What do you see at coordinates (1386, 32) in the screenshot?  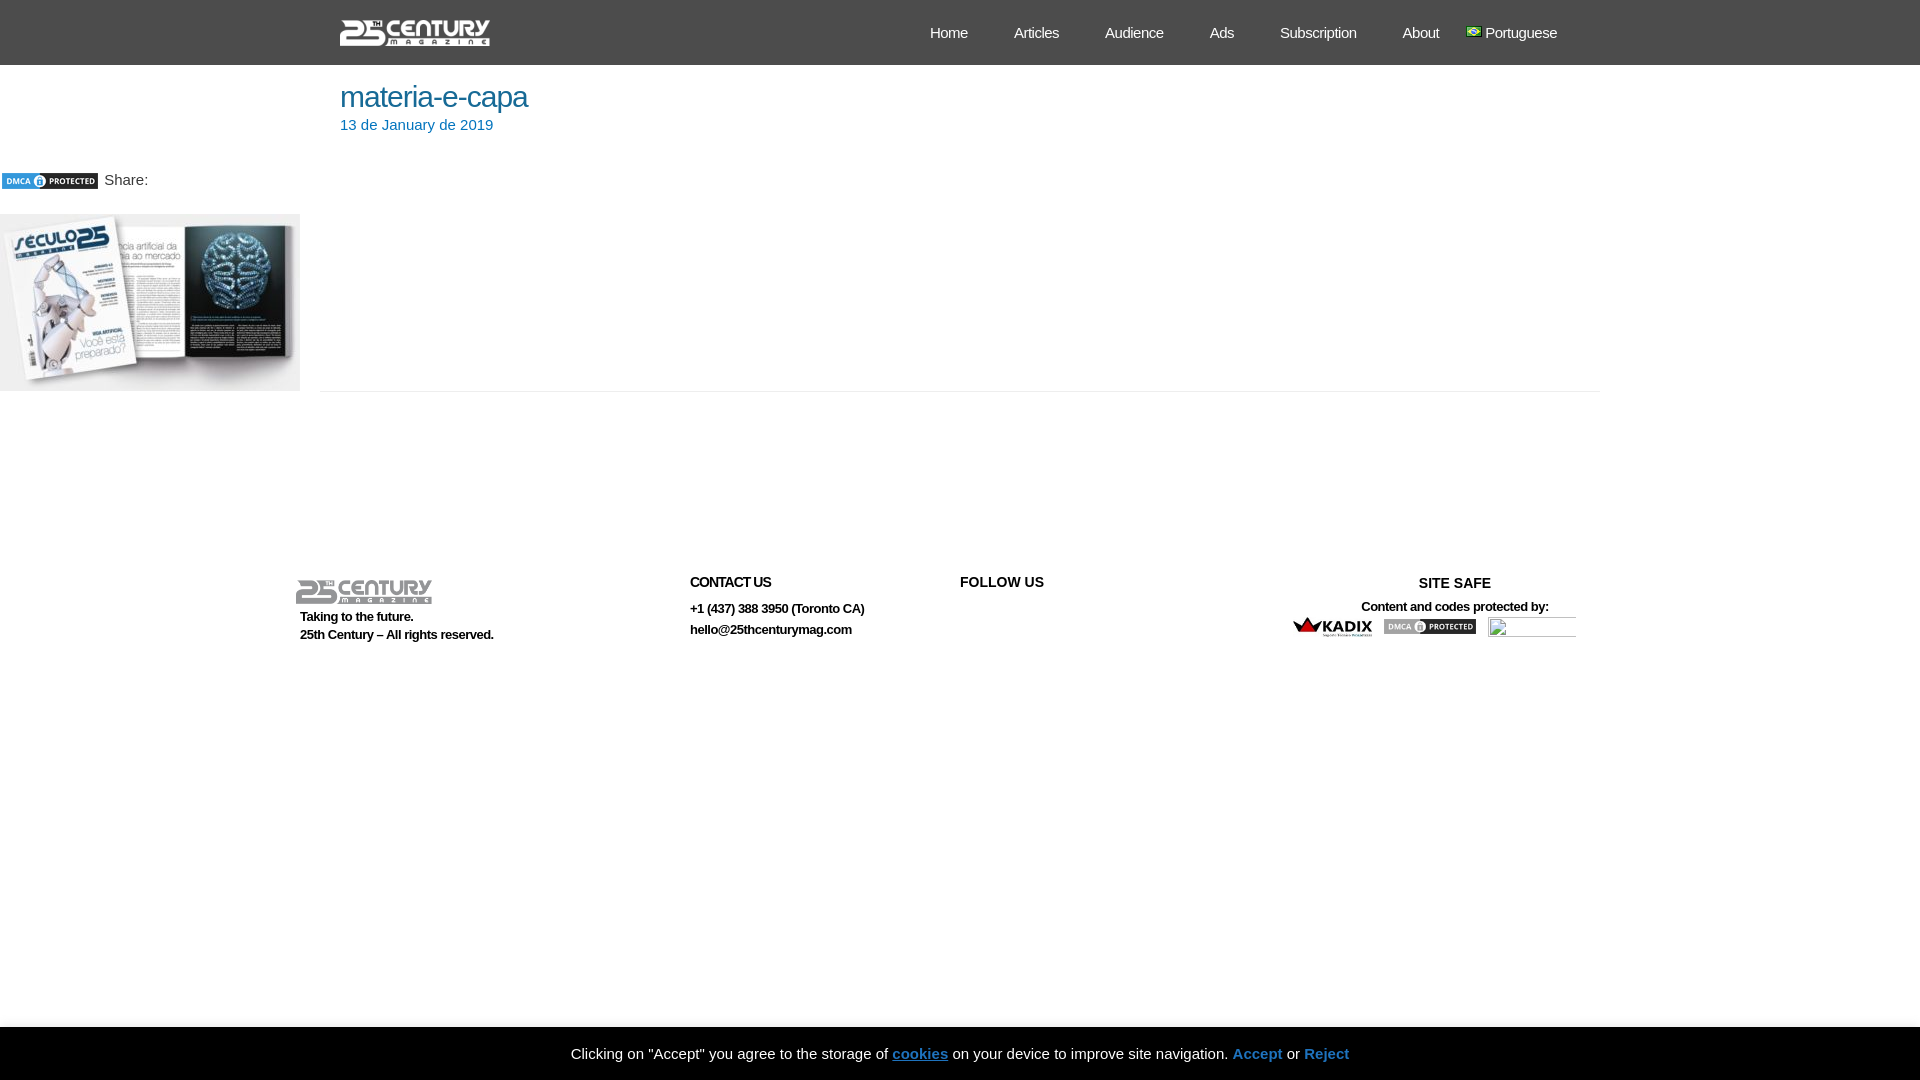 I see `'About'` at bounding box center [1386, 32].